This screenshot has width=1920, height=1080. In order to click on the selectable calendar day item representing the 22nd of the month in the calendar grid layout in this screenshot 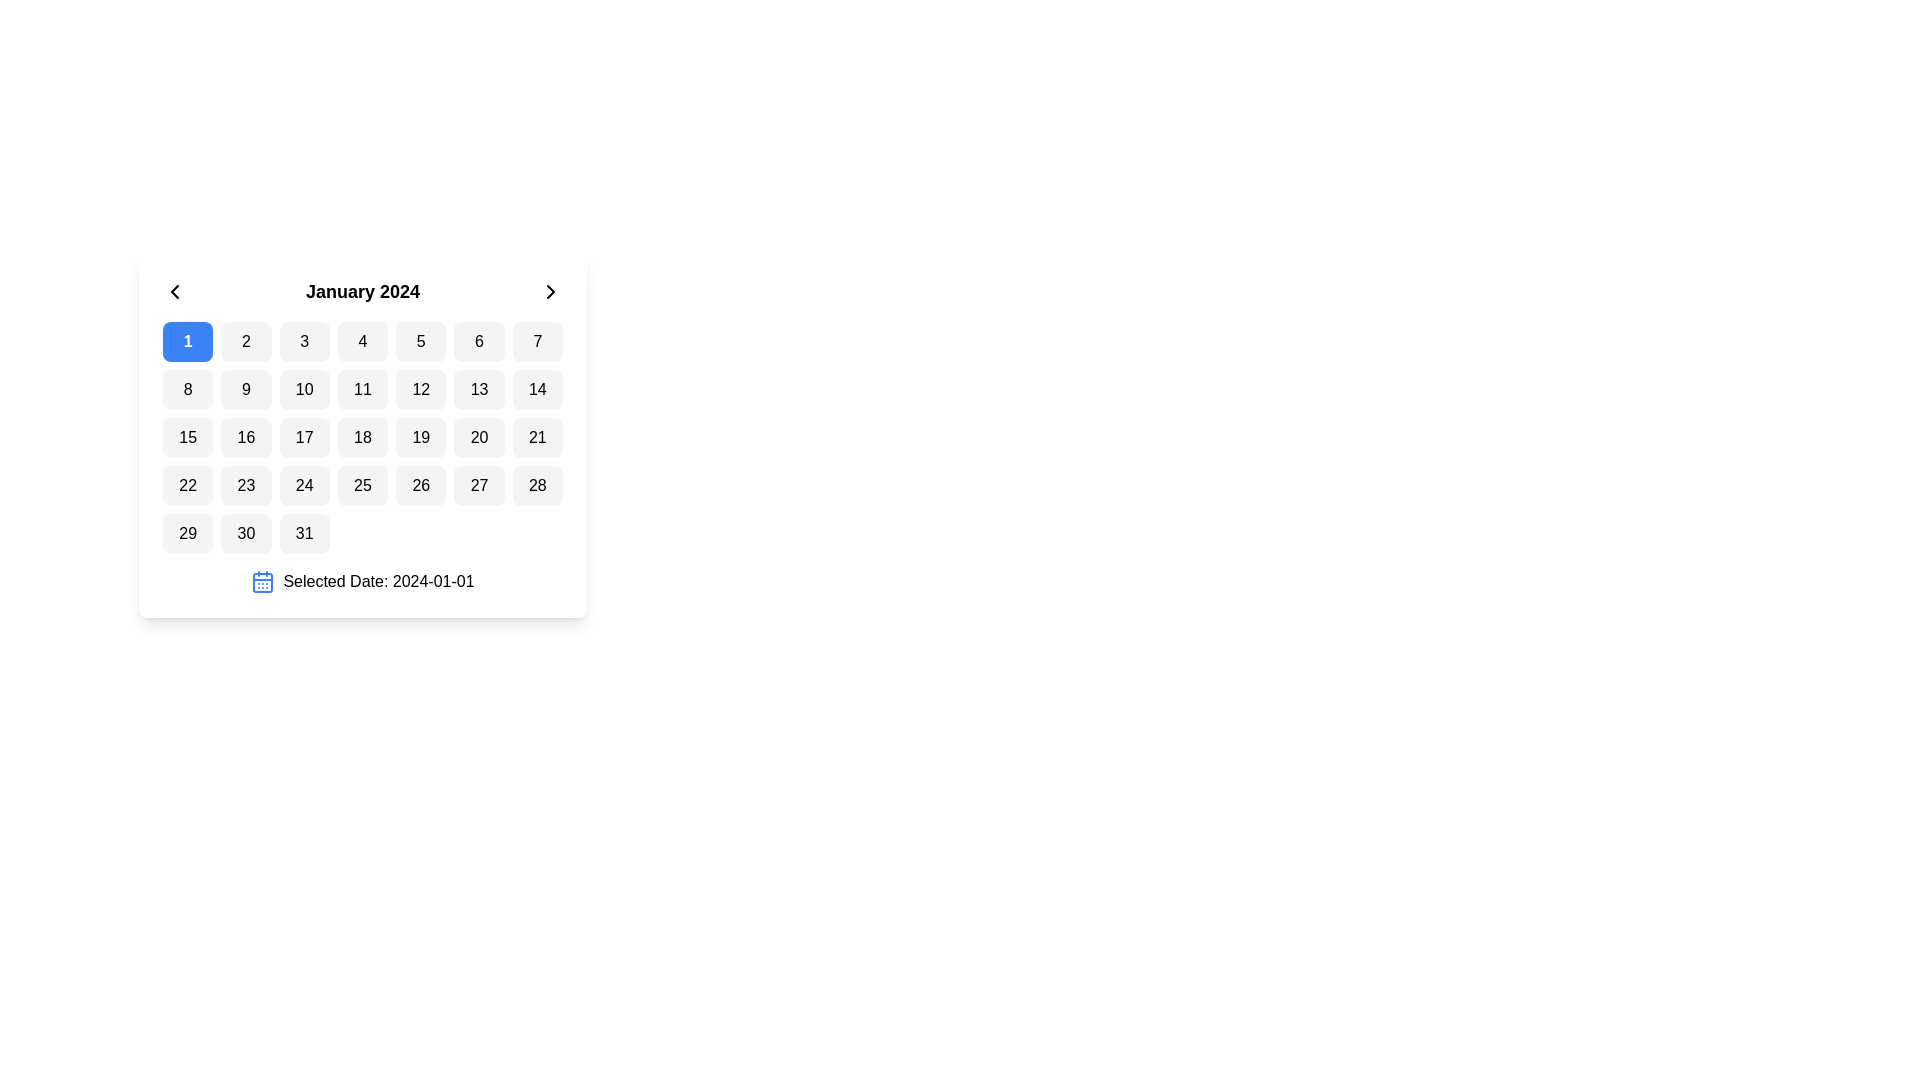, I will do `click(188, 486)`.